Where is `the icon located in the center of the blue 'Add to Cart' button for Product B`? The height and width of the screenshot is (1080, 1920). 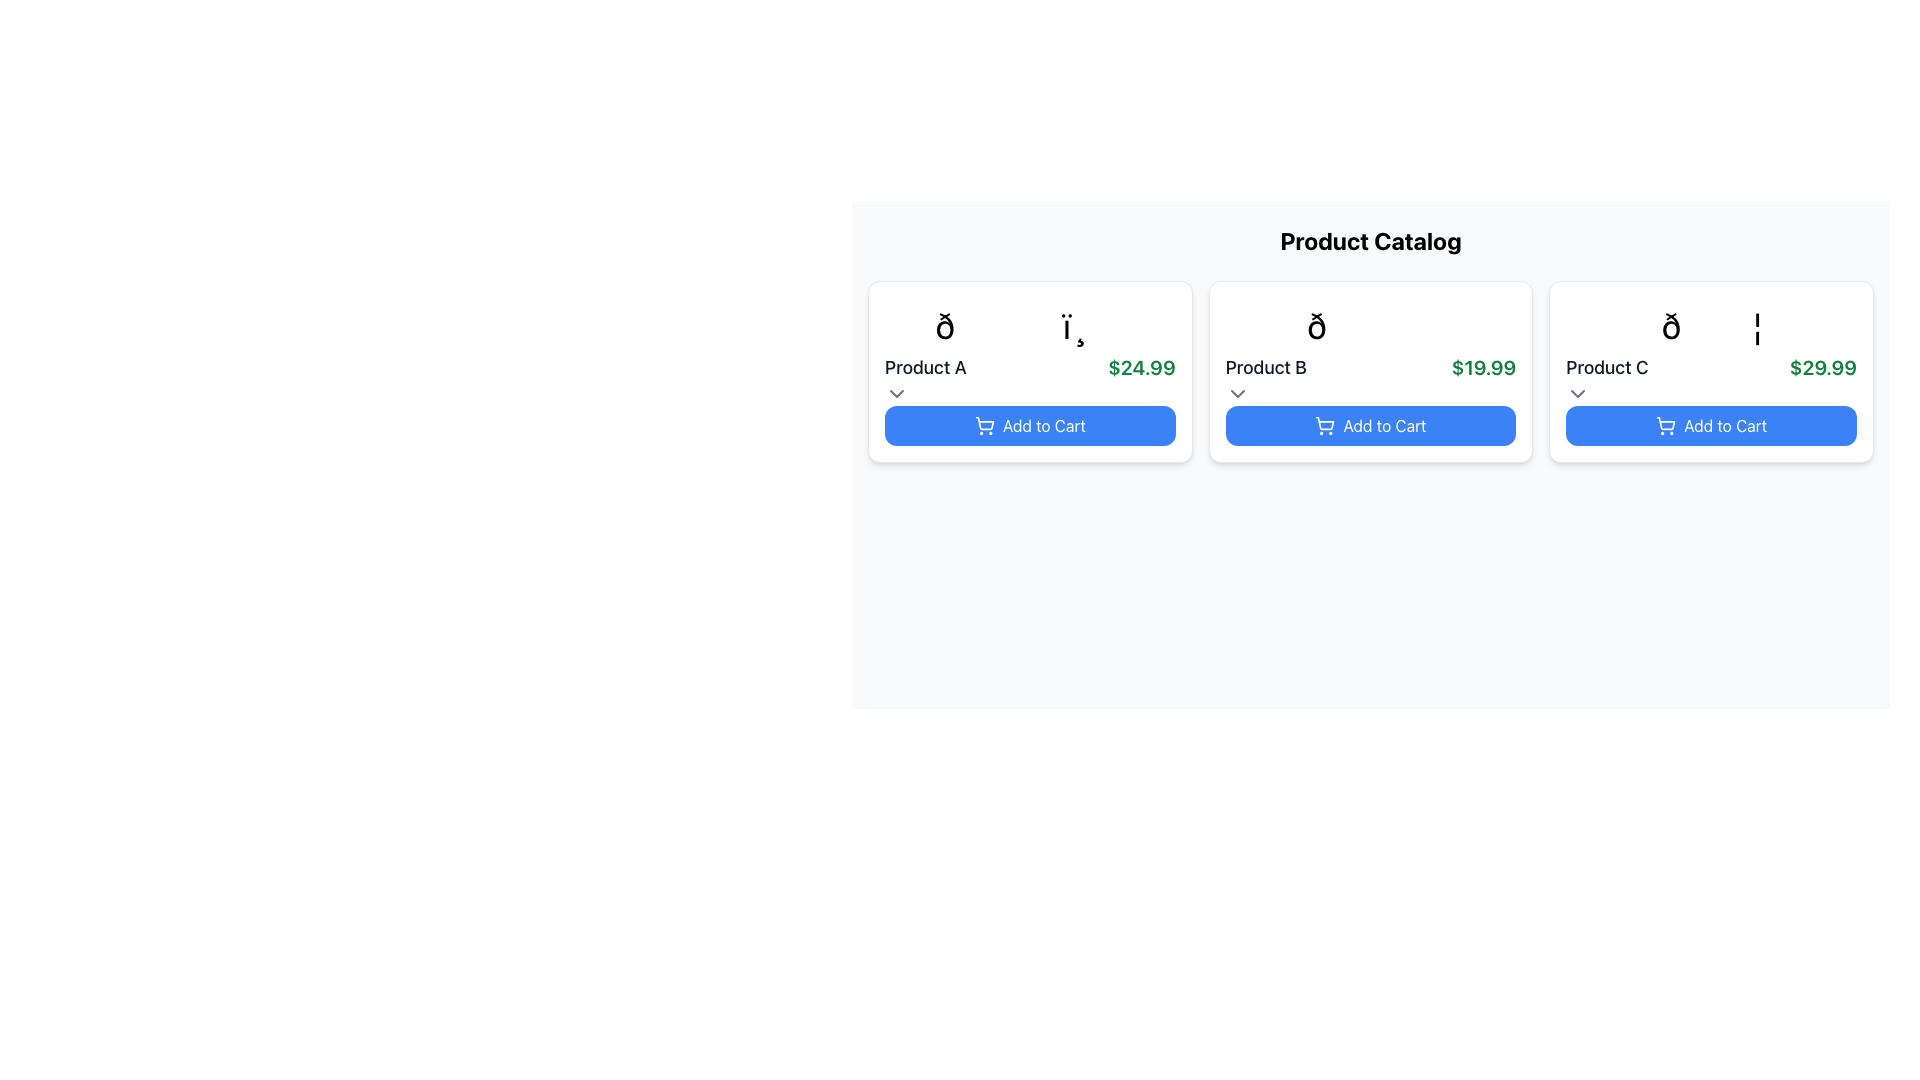 the icon located in the center of the blue 'Add to Cart' button for Product B is located at coordinates (1325, 424).